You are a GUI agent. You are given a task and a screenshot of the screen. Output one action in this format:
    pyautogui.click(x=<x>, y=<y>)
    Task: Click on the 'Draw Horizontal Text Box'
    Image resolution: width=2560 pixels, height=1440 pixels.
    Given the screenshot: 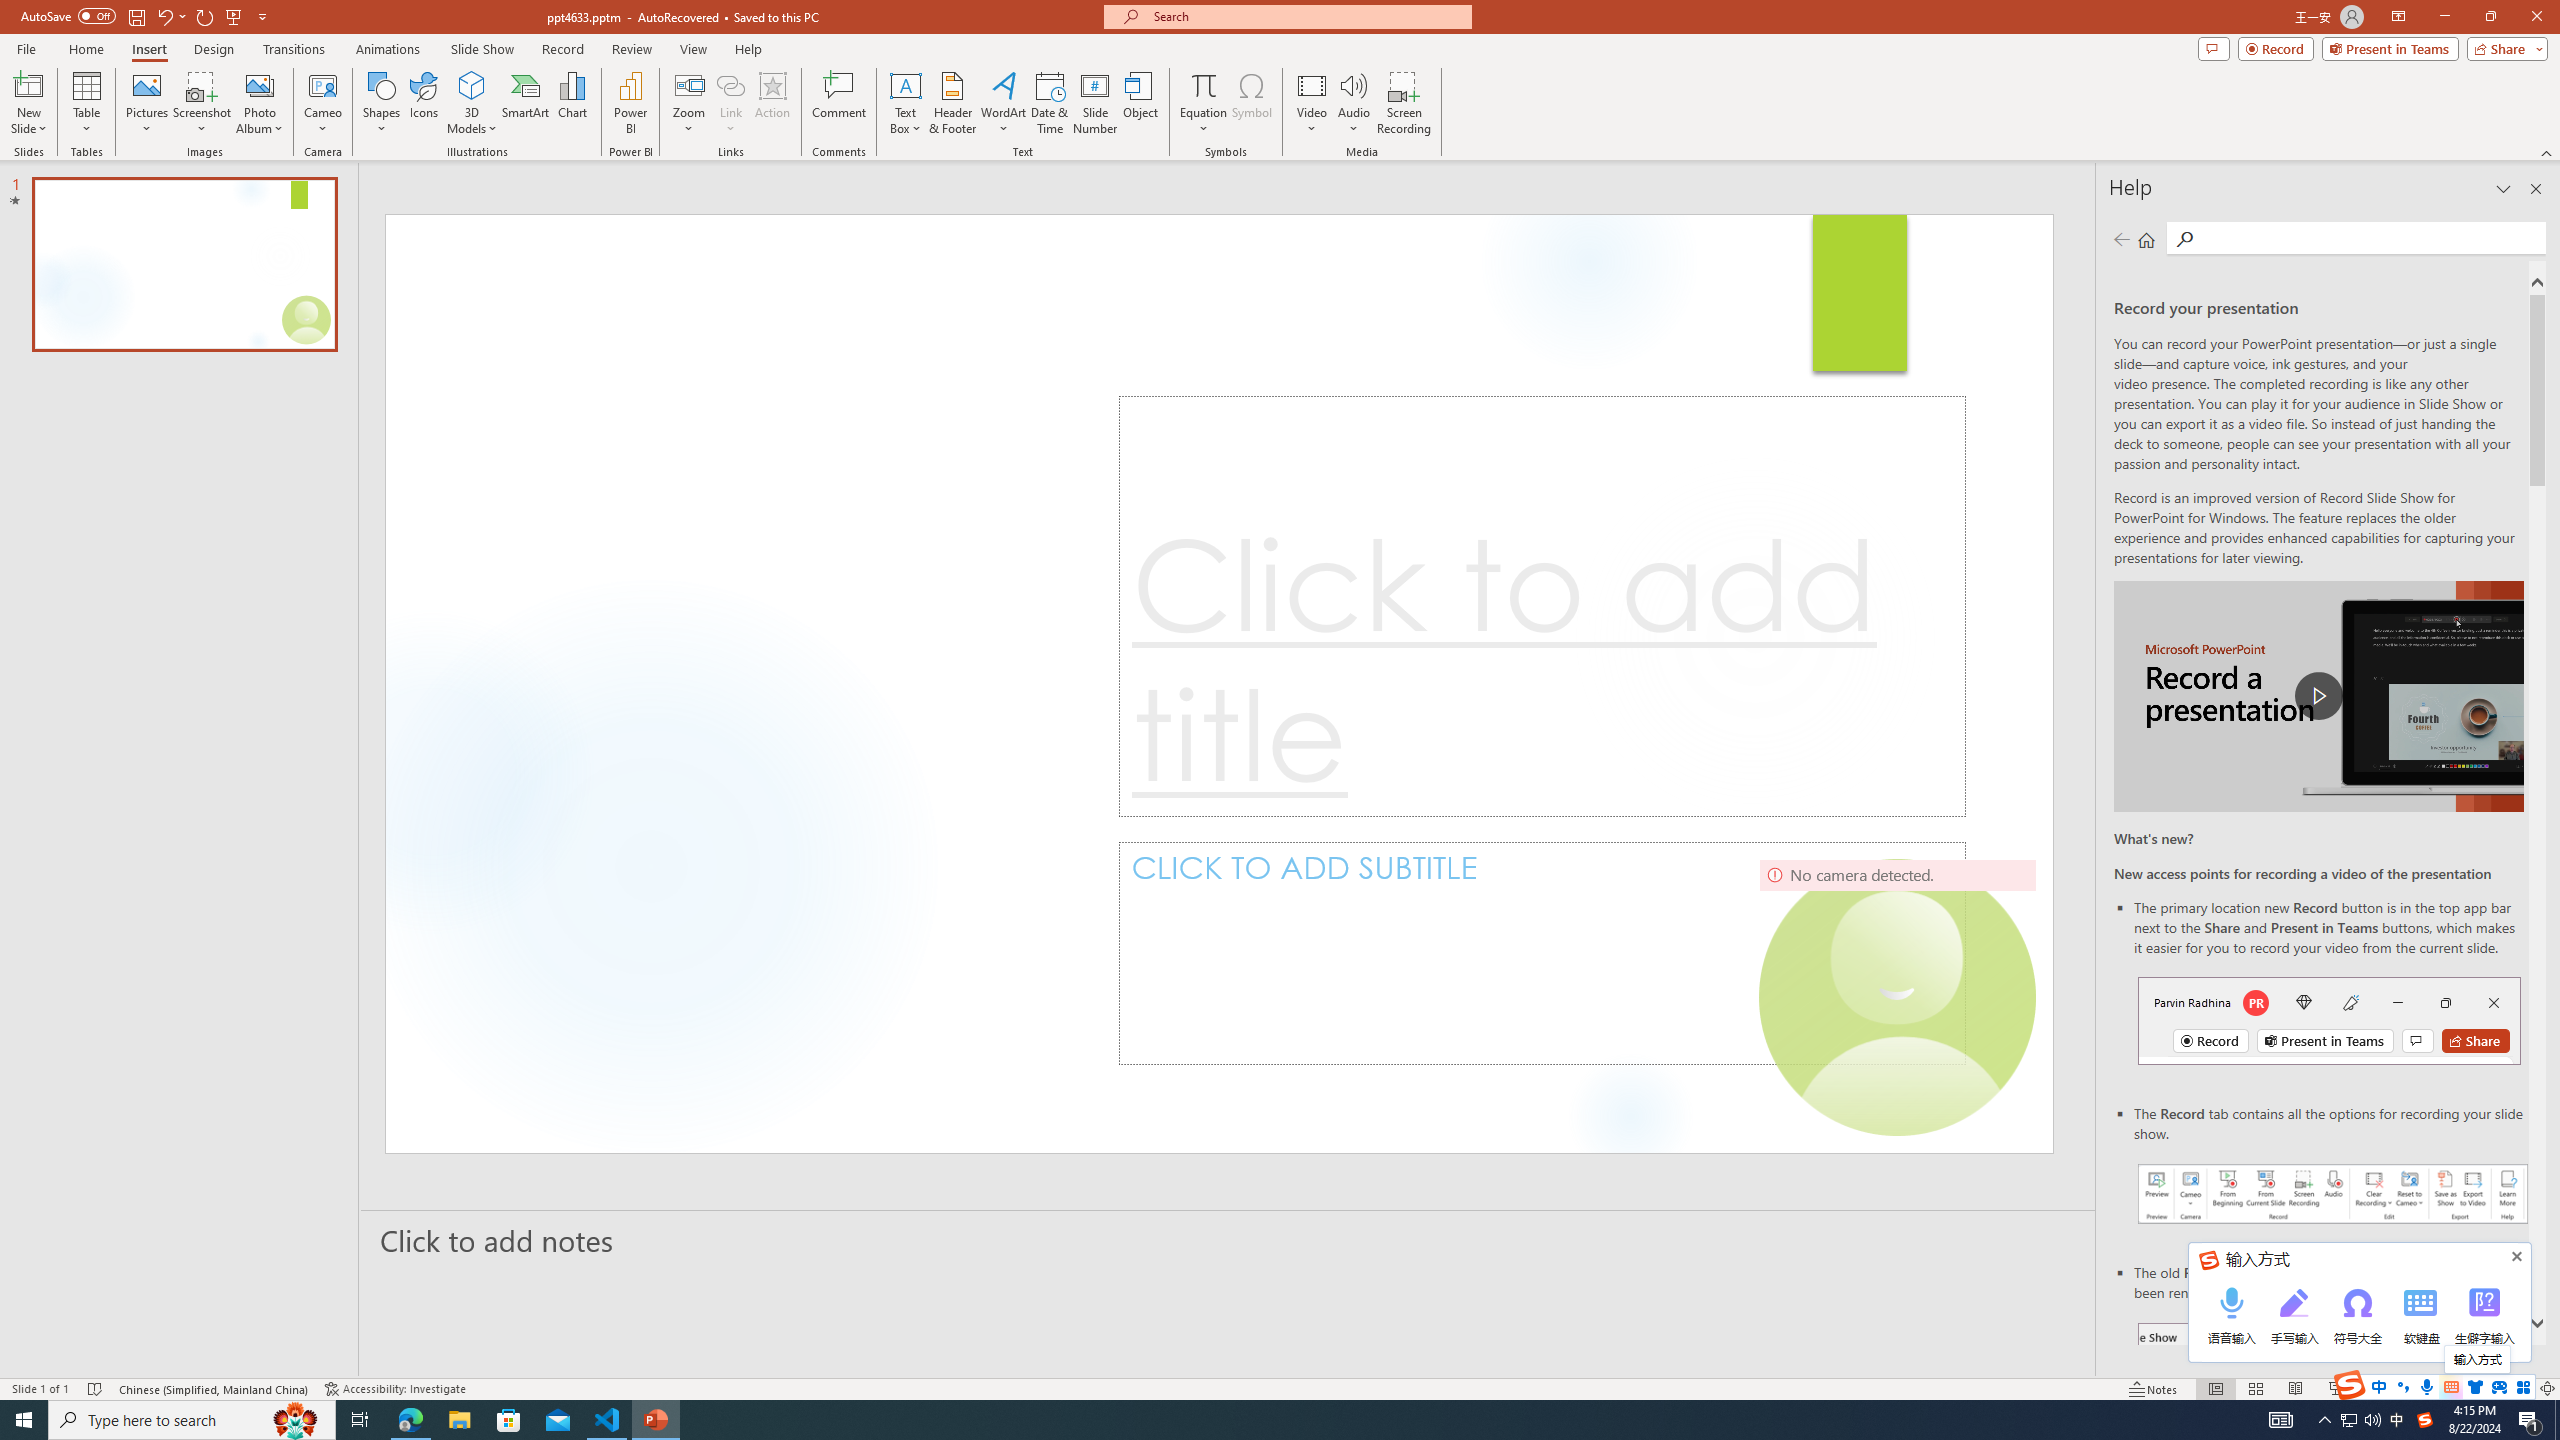 What is the action you would take?
    pyautogui.click(x=905, y=84)
    